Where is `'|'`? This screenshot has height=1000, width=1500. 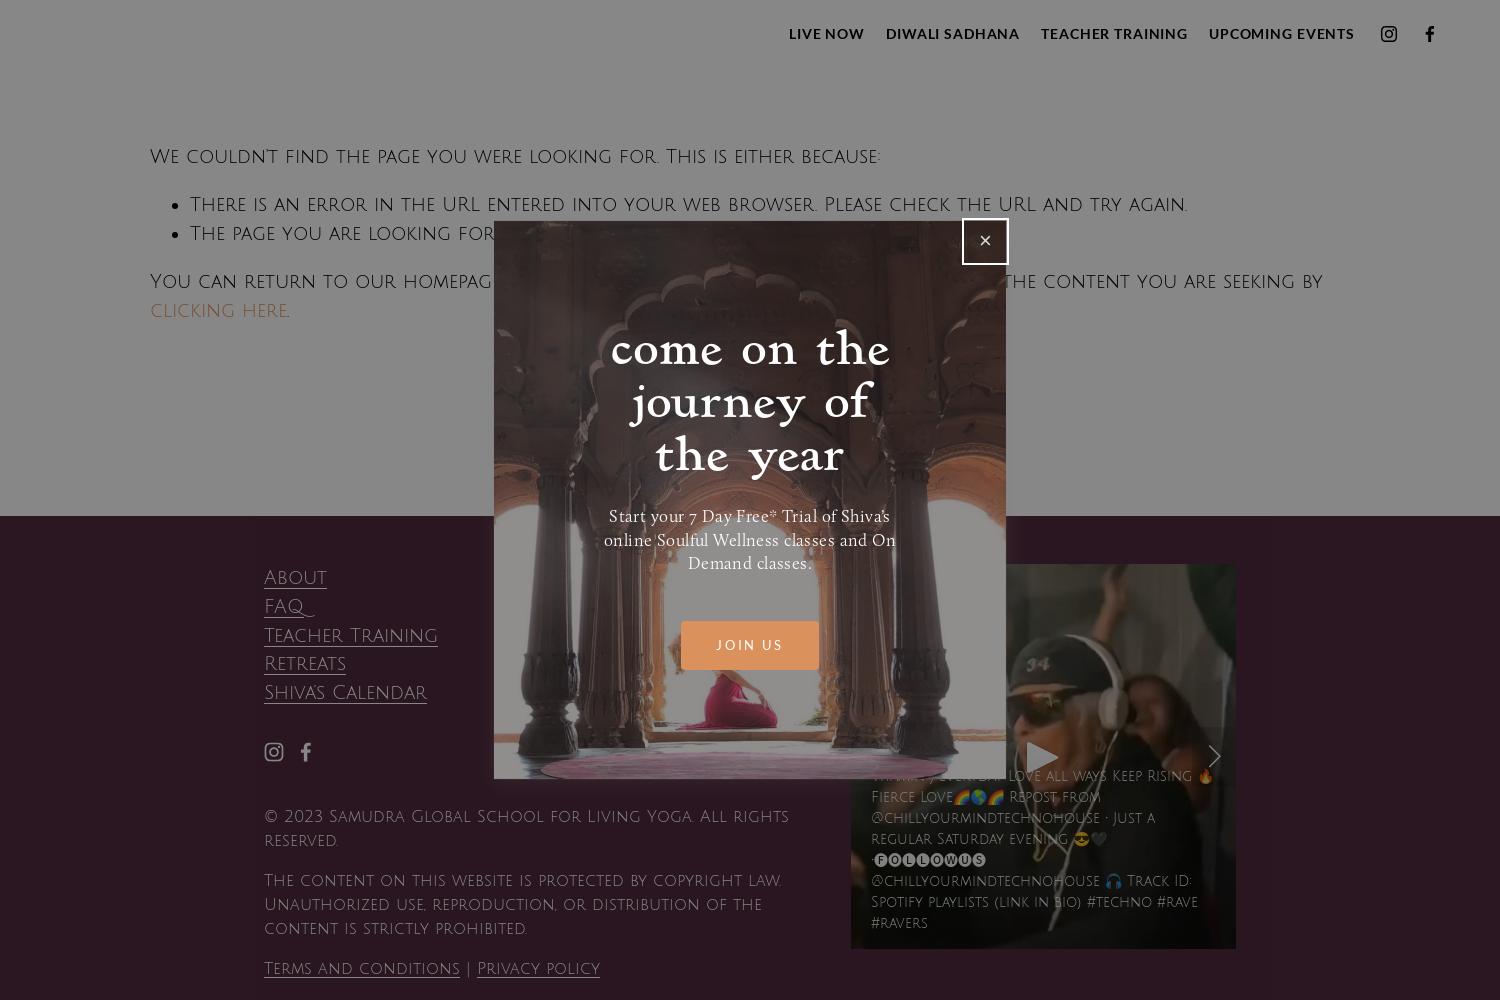 '|' is located at coordinates (467, 967).